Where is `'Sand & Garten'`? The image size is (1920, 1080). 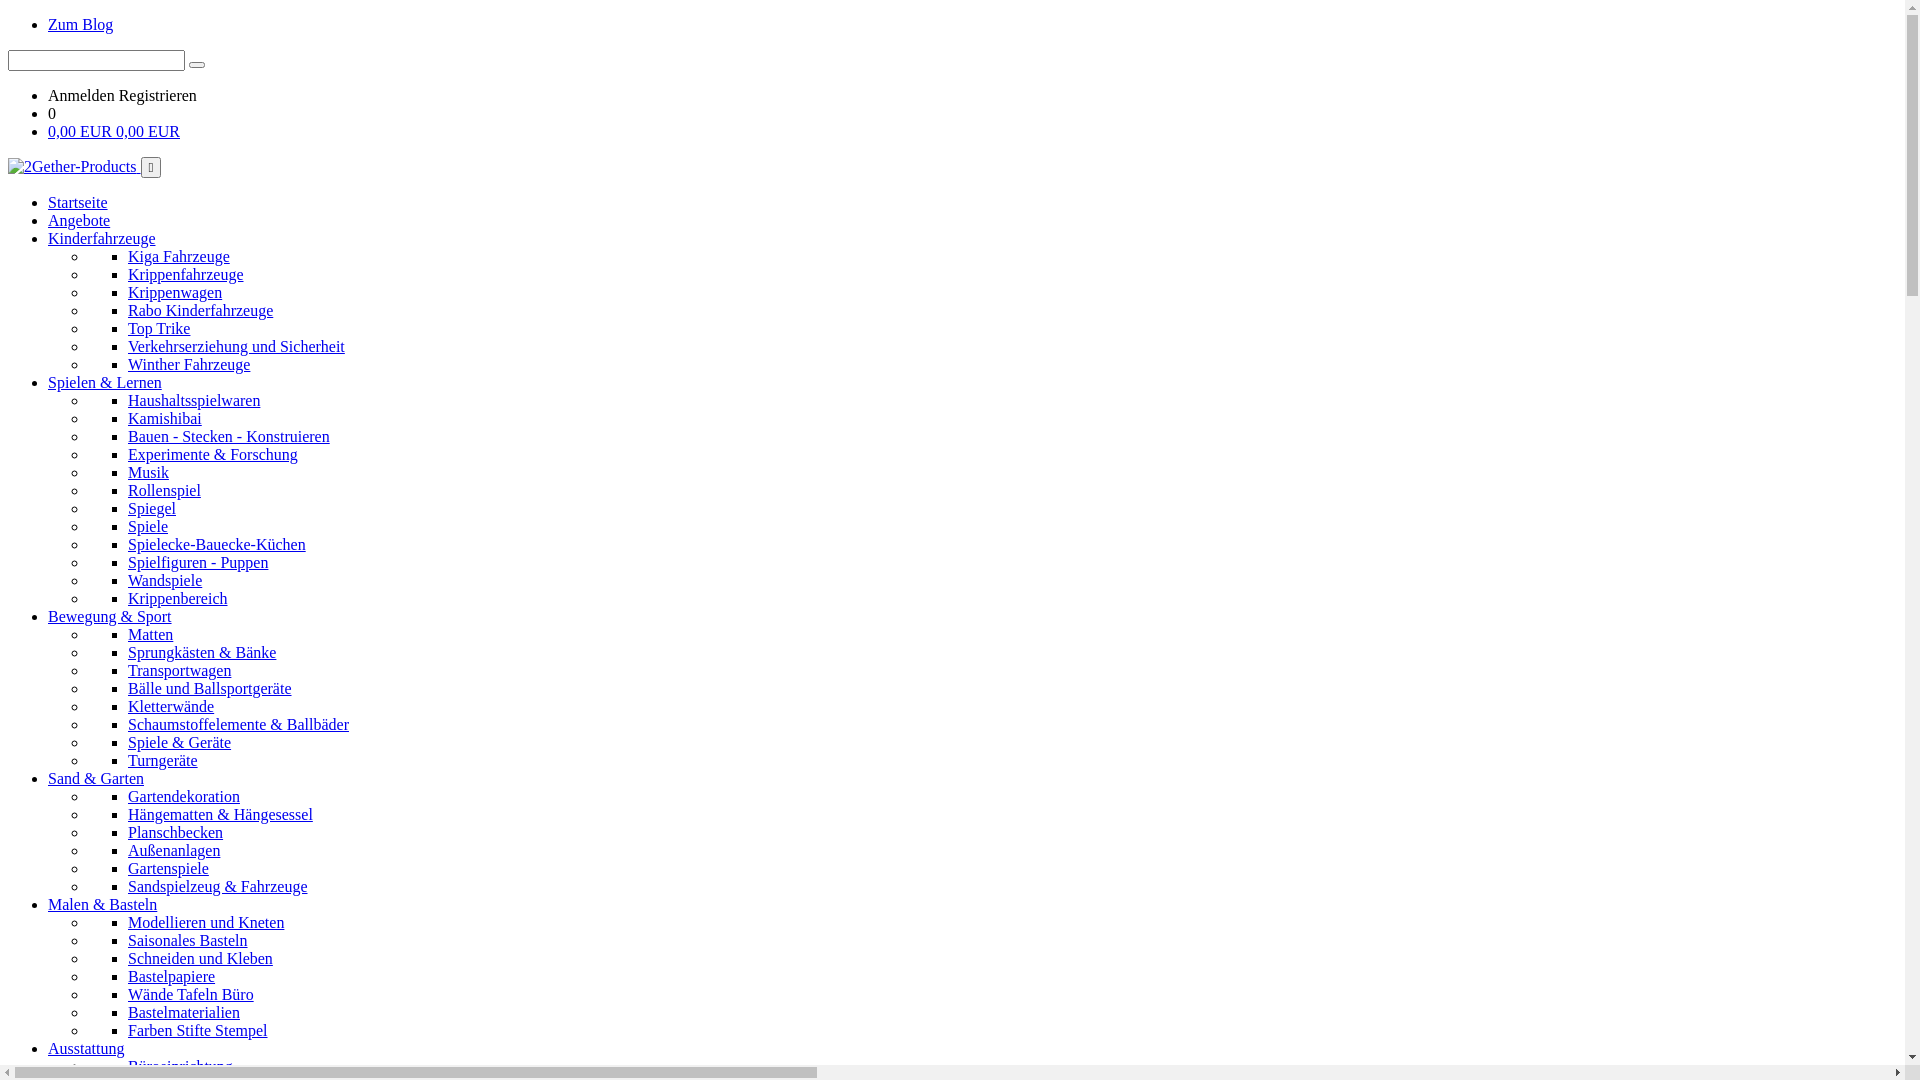 'Sand & Garten' is located at coordinates (95, 777).